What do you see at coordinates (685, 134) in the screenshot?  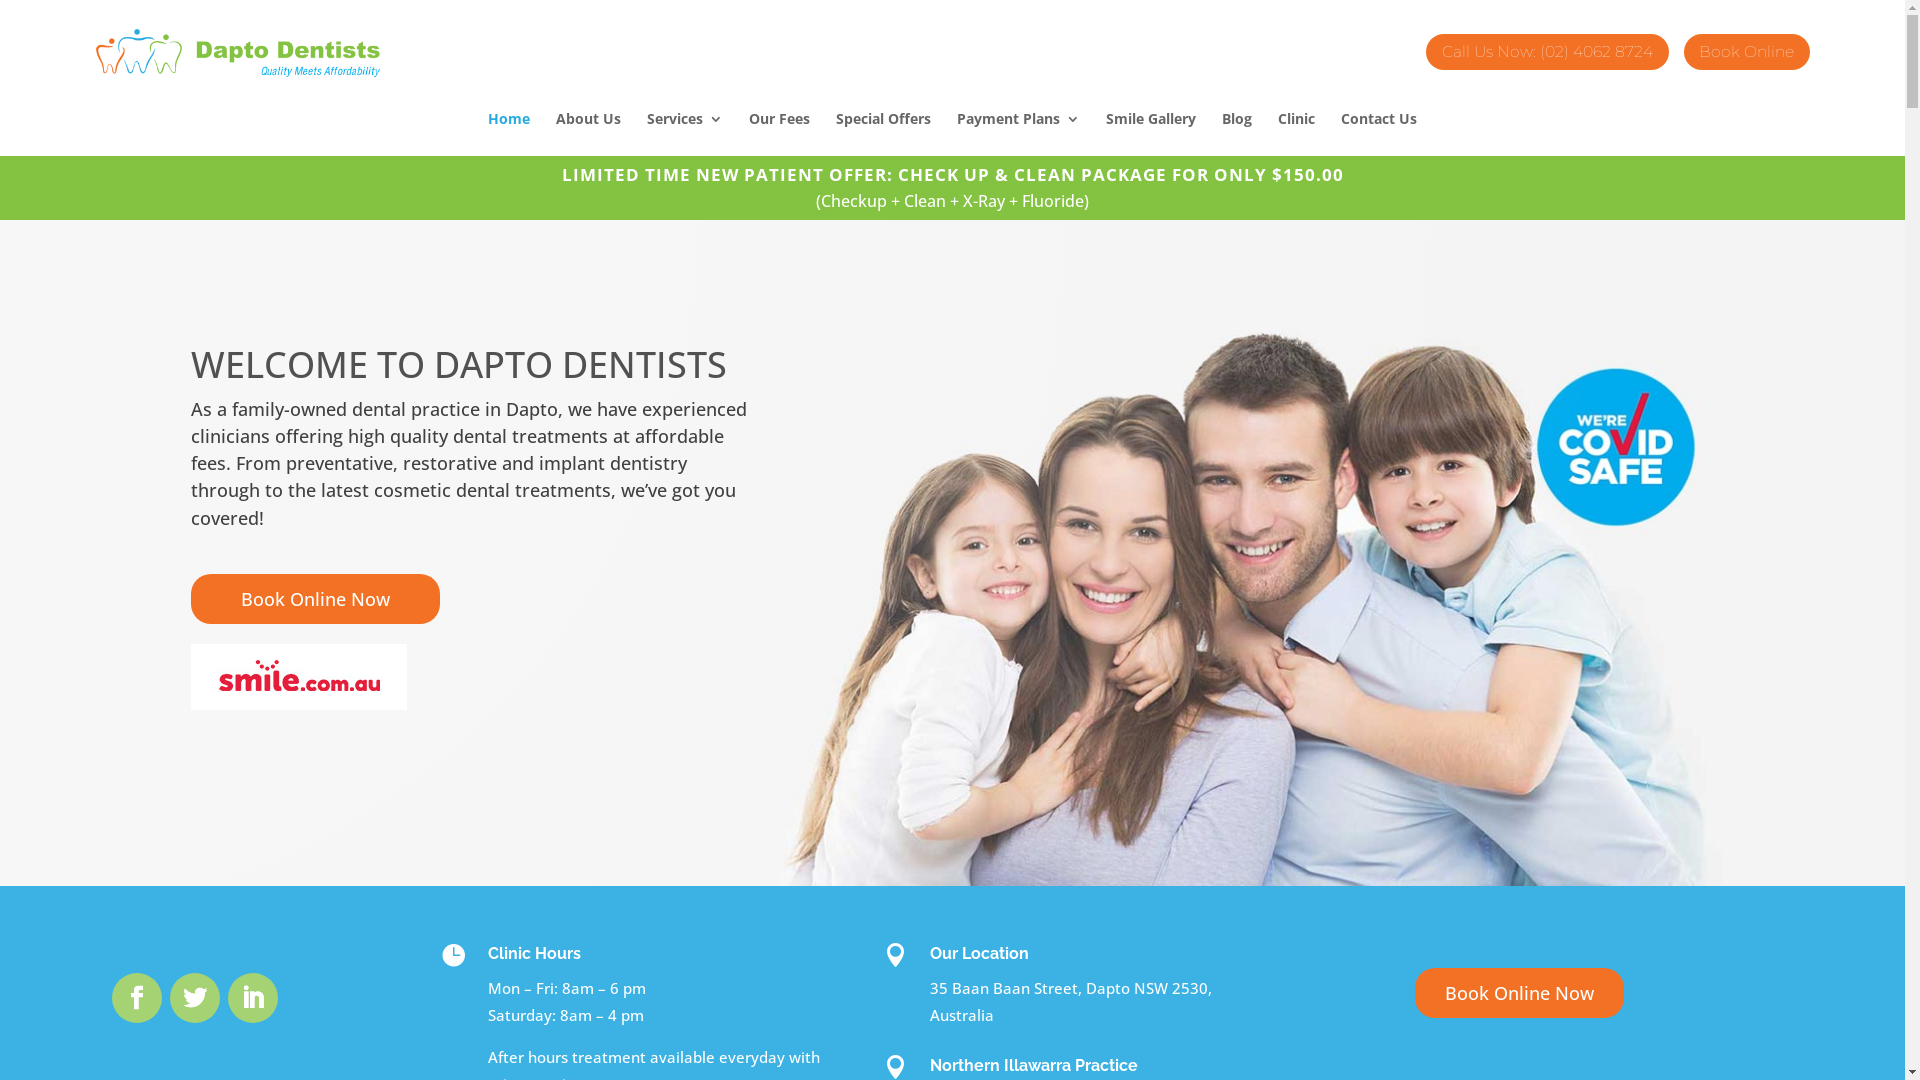 I see `'Services'` at bounding box center [685, 134].